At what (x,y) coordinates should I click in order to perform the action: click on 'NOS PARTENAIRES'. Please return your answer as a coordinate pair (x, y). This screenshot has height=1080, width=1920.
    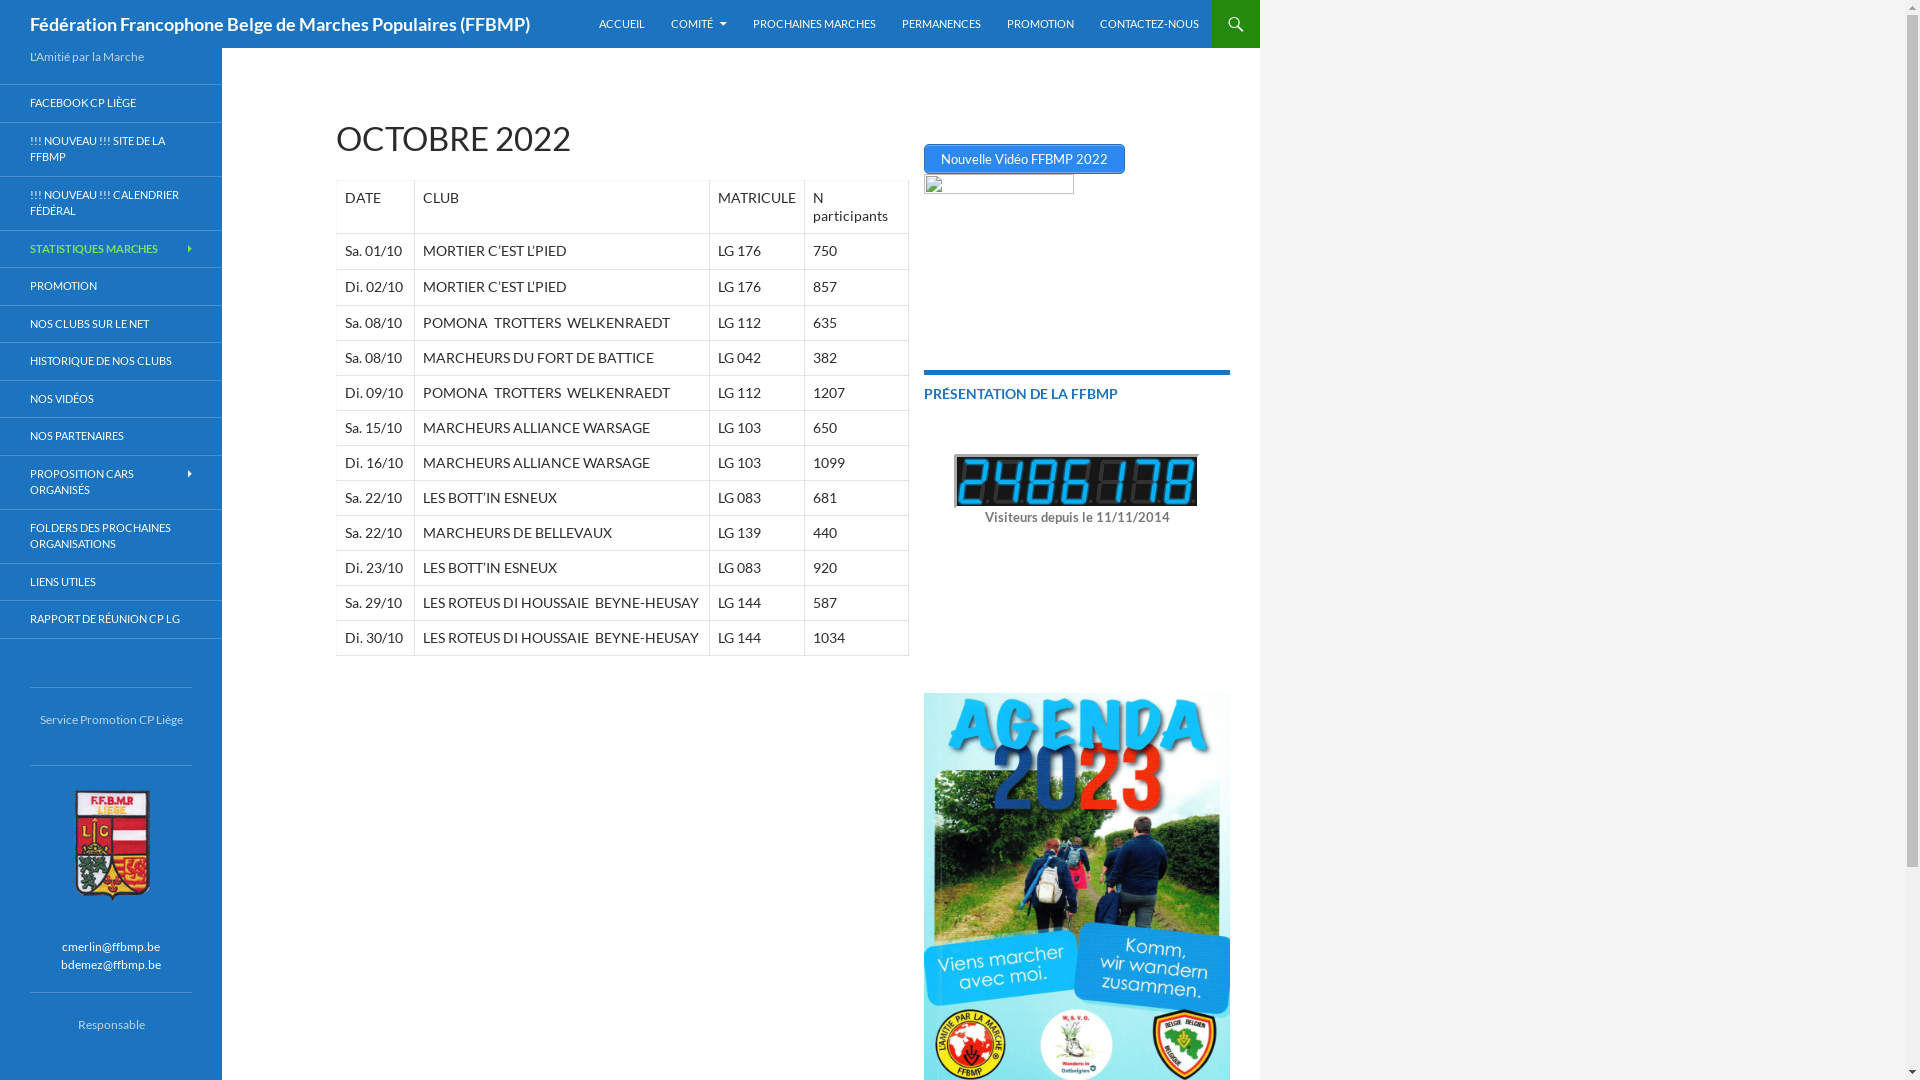
    Looking at the image, I should click on (109, 435).